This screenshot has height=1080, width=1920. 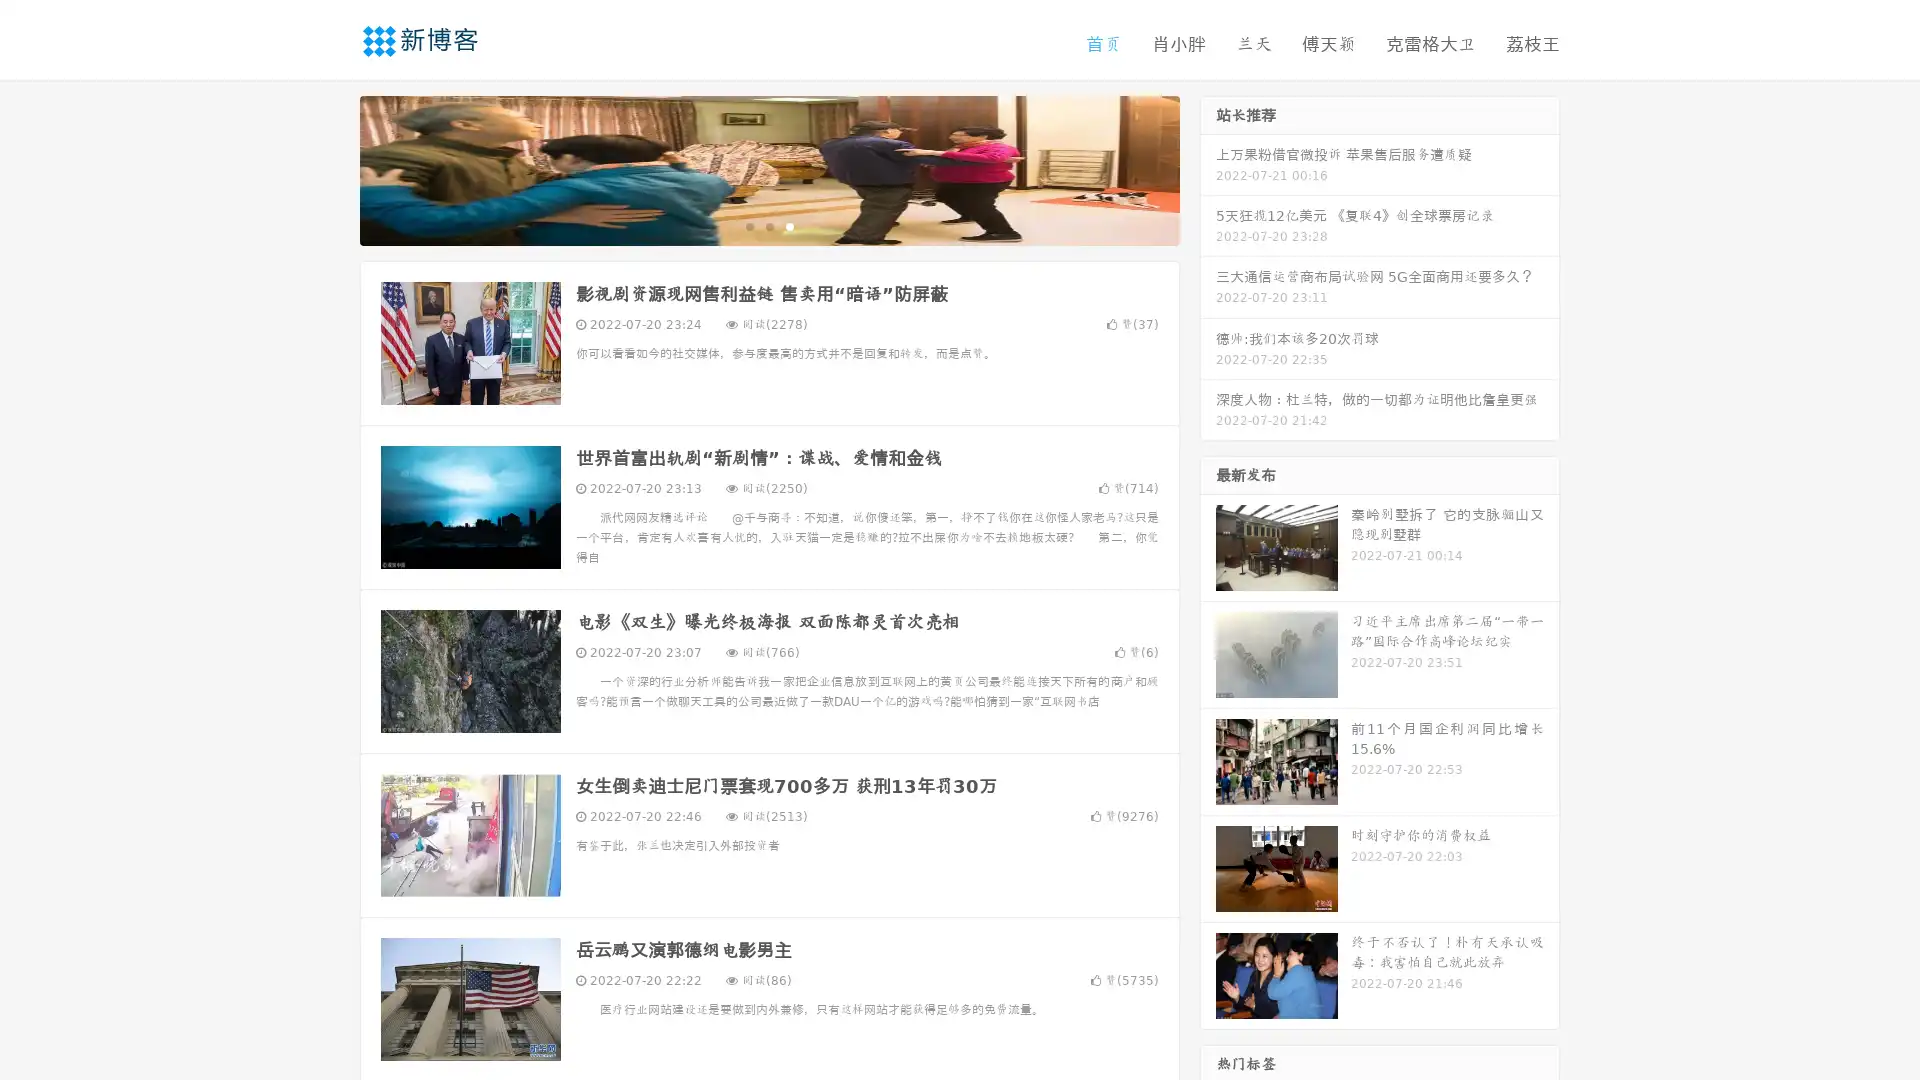 What do you see at coordinates (789, 225) in the screenshot?
I see `Go to slide 3` at bounding box center [789, 225].